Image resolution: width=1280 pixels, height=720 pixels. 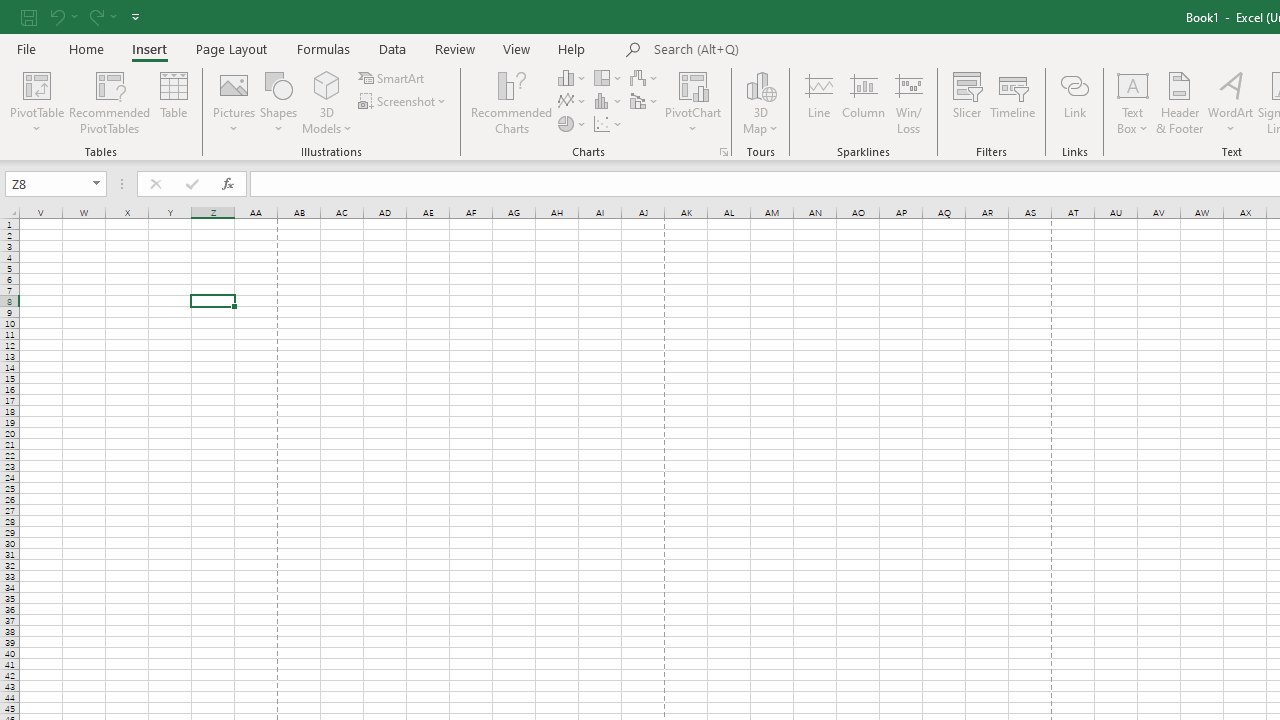 What do you see at coordinates (1073, 103) in the screenshot?
I see `'Link'` at bounding box center [1073, 103].